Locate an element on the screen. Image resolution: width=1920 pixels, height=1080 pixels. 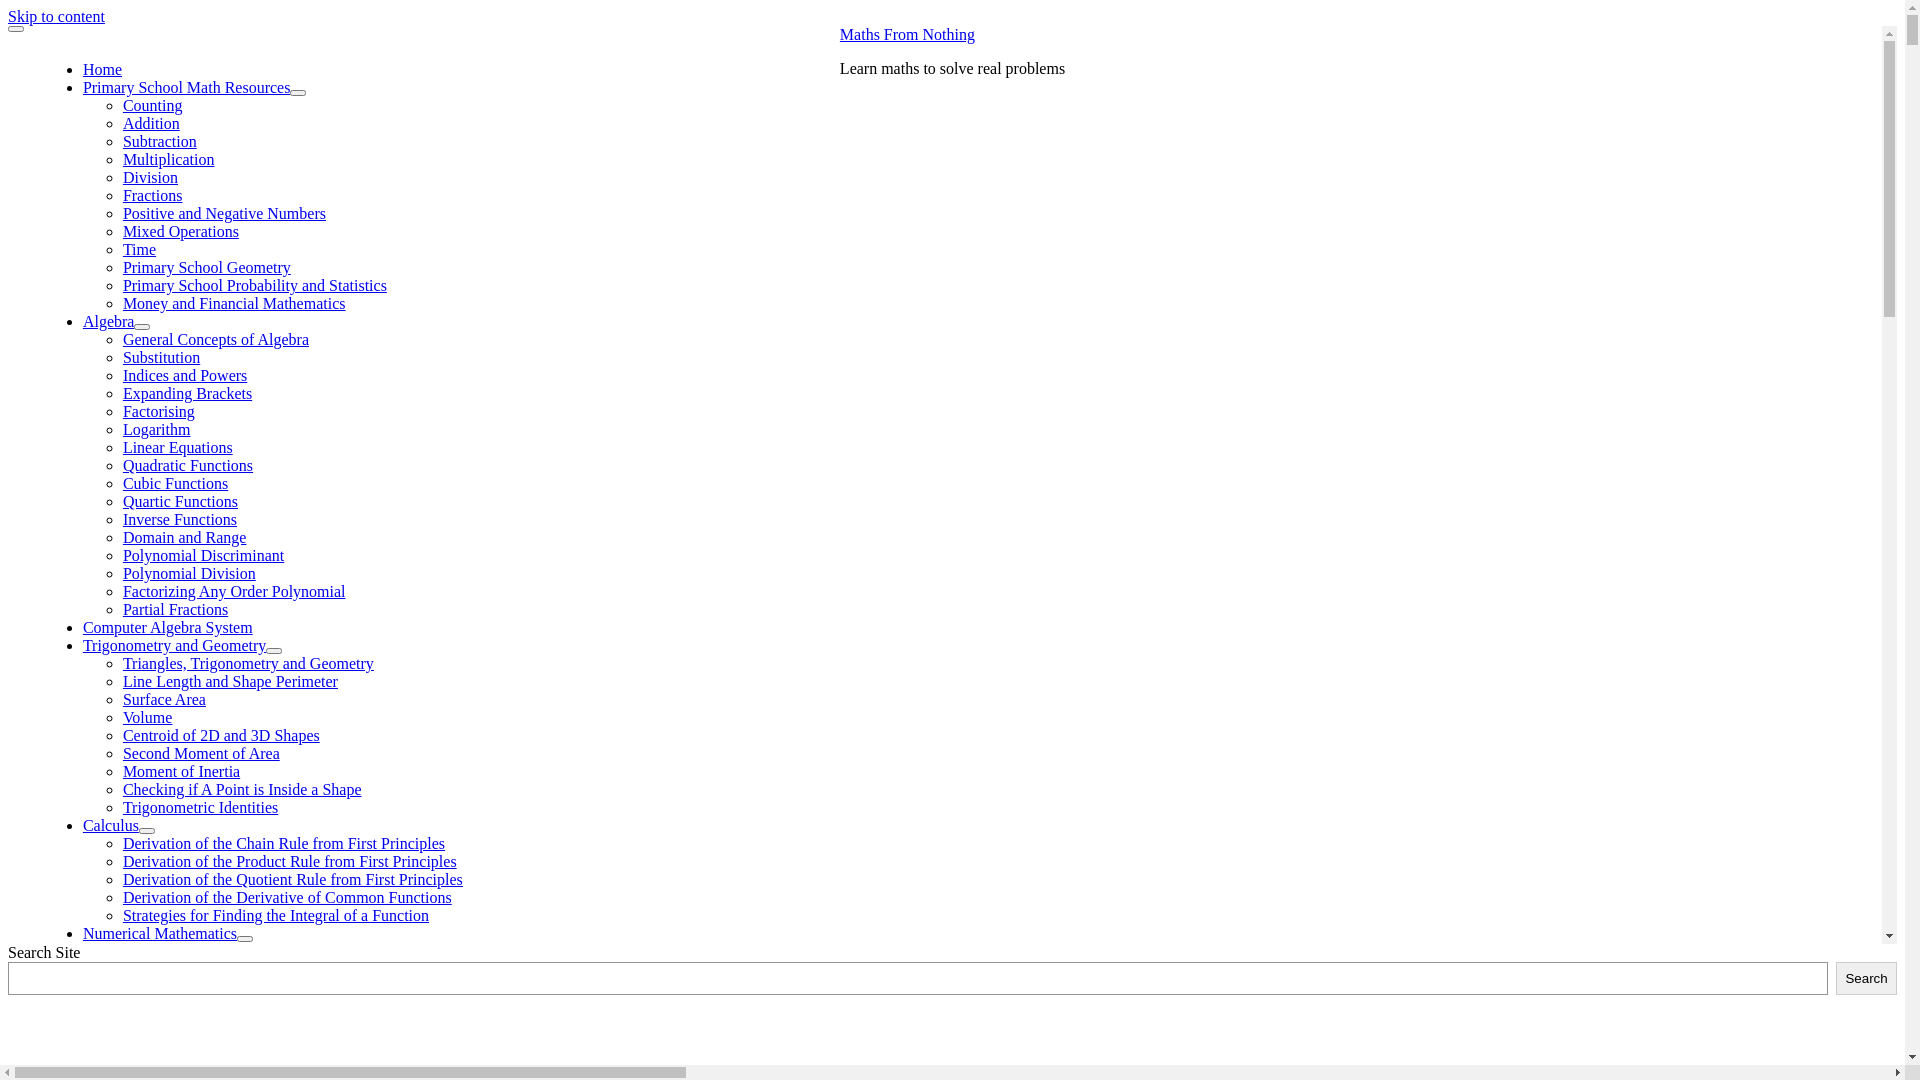
'Volume' is located at coordinates (146, 716).